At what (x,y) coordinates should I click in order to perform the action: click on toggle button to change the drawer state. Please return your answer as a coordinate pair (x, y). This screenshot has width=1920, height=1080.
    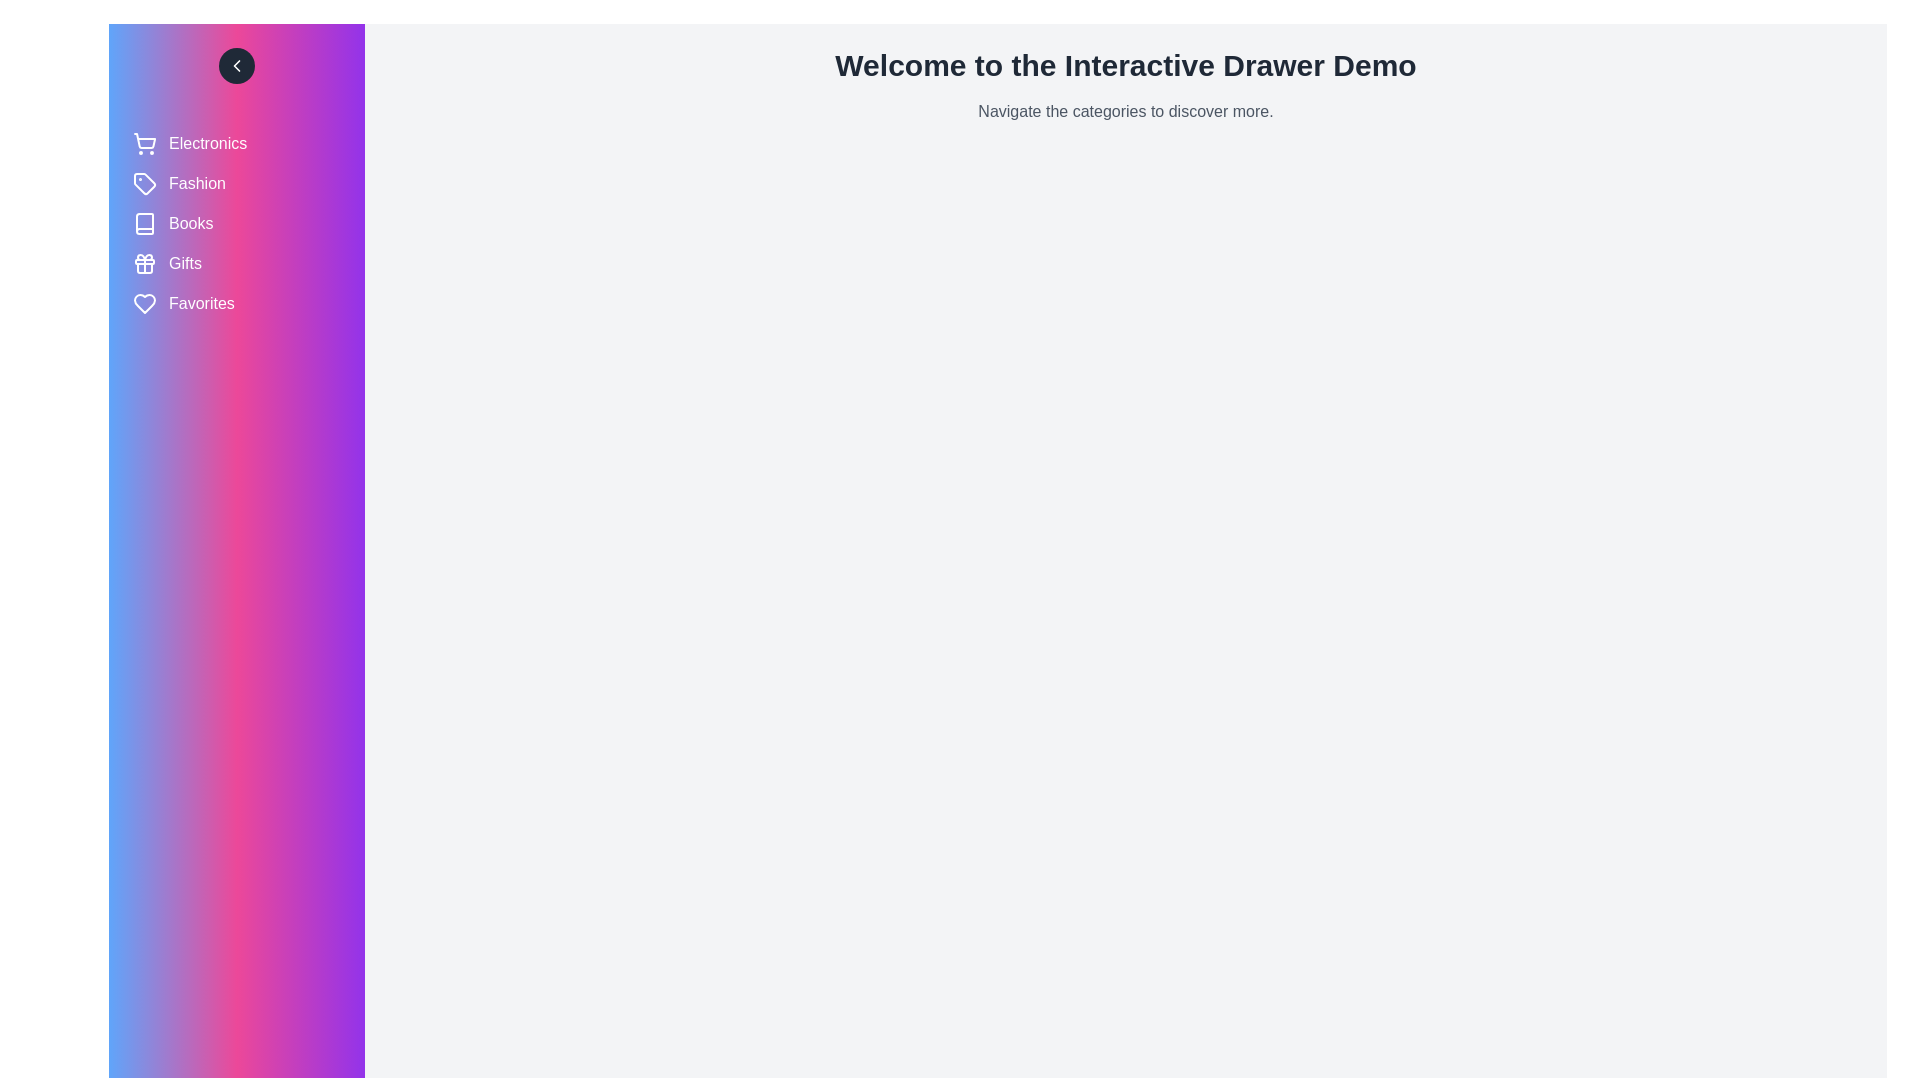
    Looking at the image, I should click on (236, 64).